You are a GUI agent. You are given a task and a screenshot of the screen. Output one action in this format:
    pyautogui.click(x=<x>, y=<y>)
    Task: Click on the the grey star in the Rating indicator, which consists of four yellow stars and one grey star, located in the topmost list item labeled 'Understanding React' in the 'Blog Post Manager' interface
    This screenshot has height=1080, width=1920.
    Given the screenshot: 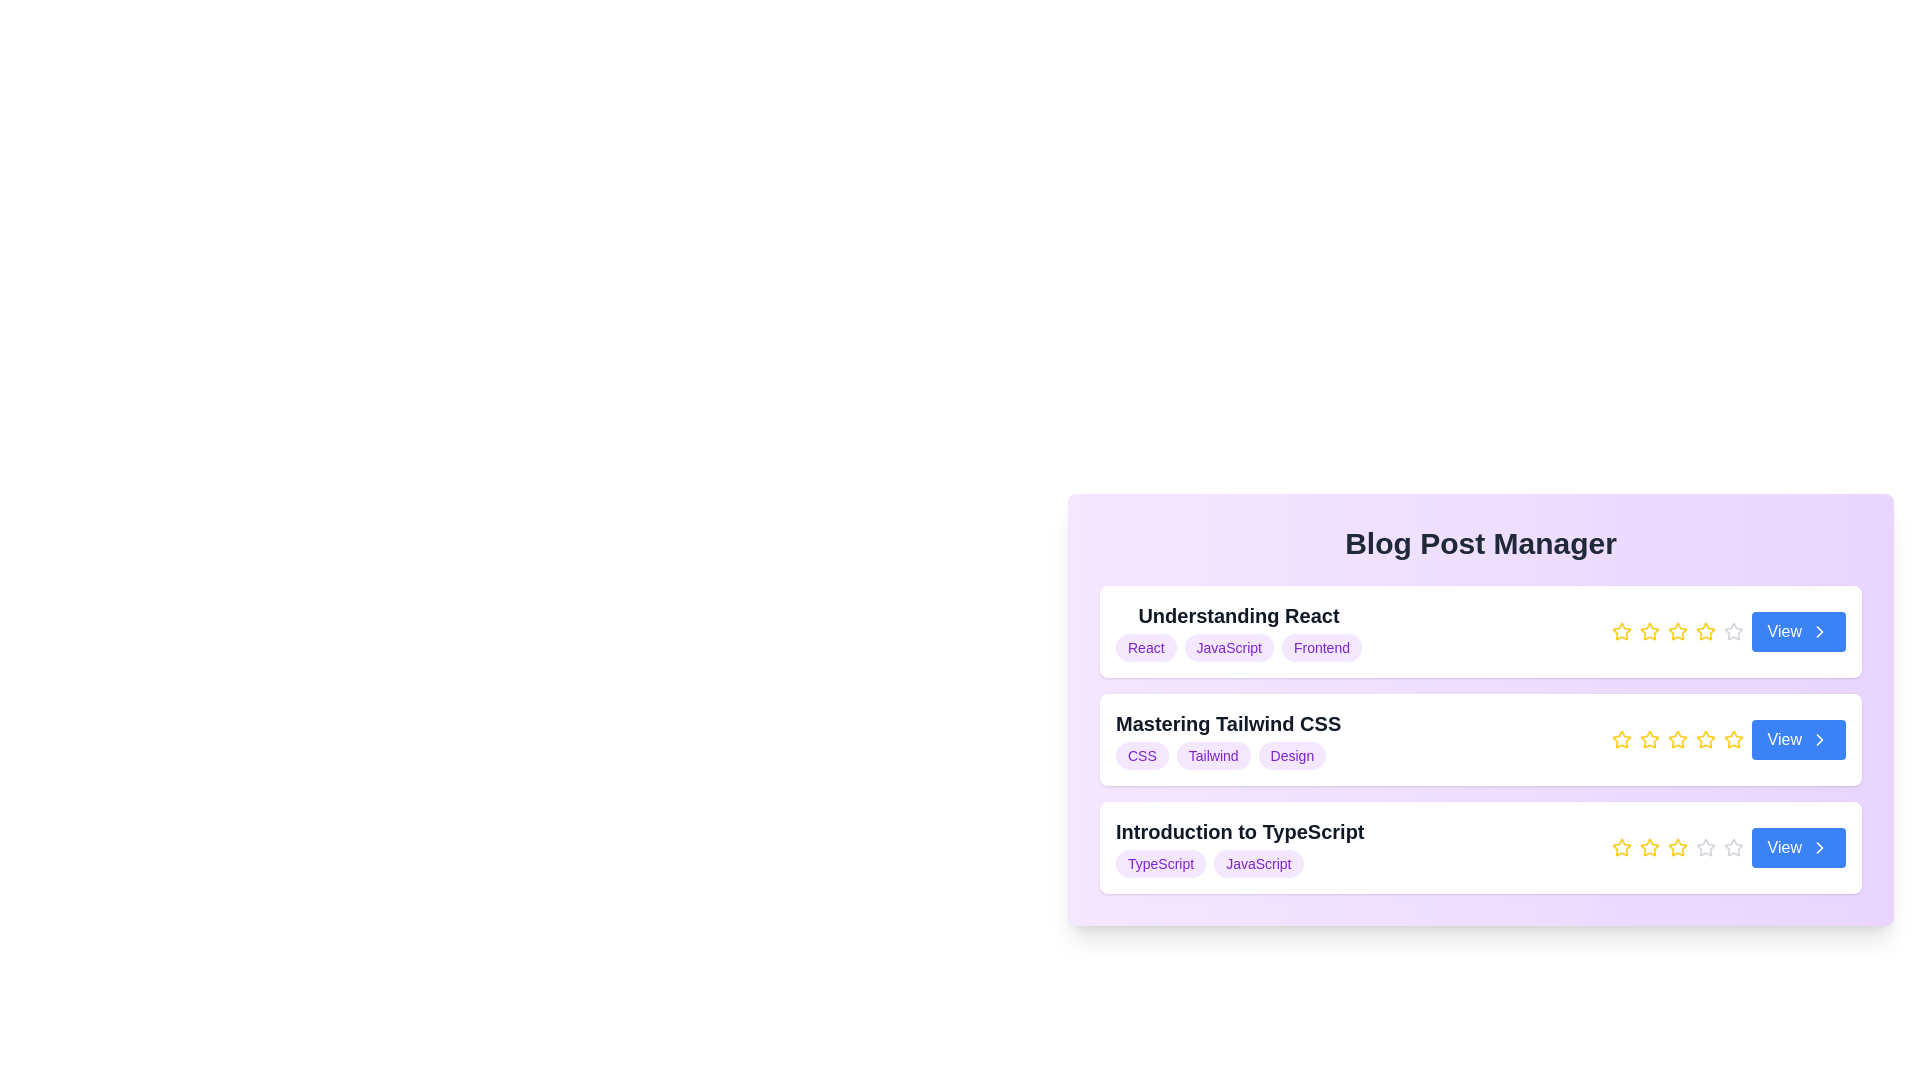 What is the action you would take?
    pyautogui.click(x=1727, y=632)
    